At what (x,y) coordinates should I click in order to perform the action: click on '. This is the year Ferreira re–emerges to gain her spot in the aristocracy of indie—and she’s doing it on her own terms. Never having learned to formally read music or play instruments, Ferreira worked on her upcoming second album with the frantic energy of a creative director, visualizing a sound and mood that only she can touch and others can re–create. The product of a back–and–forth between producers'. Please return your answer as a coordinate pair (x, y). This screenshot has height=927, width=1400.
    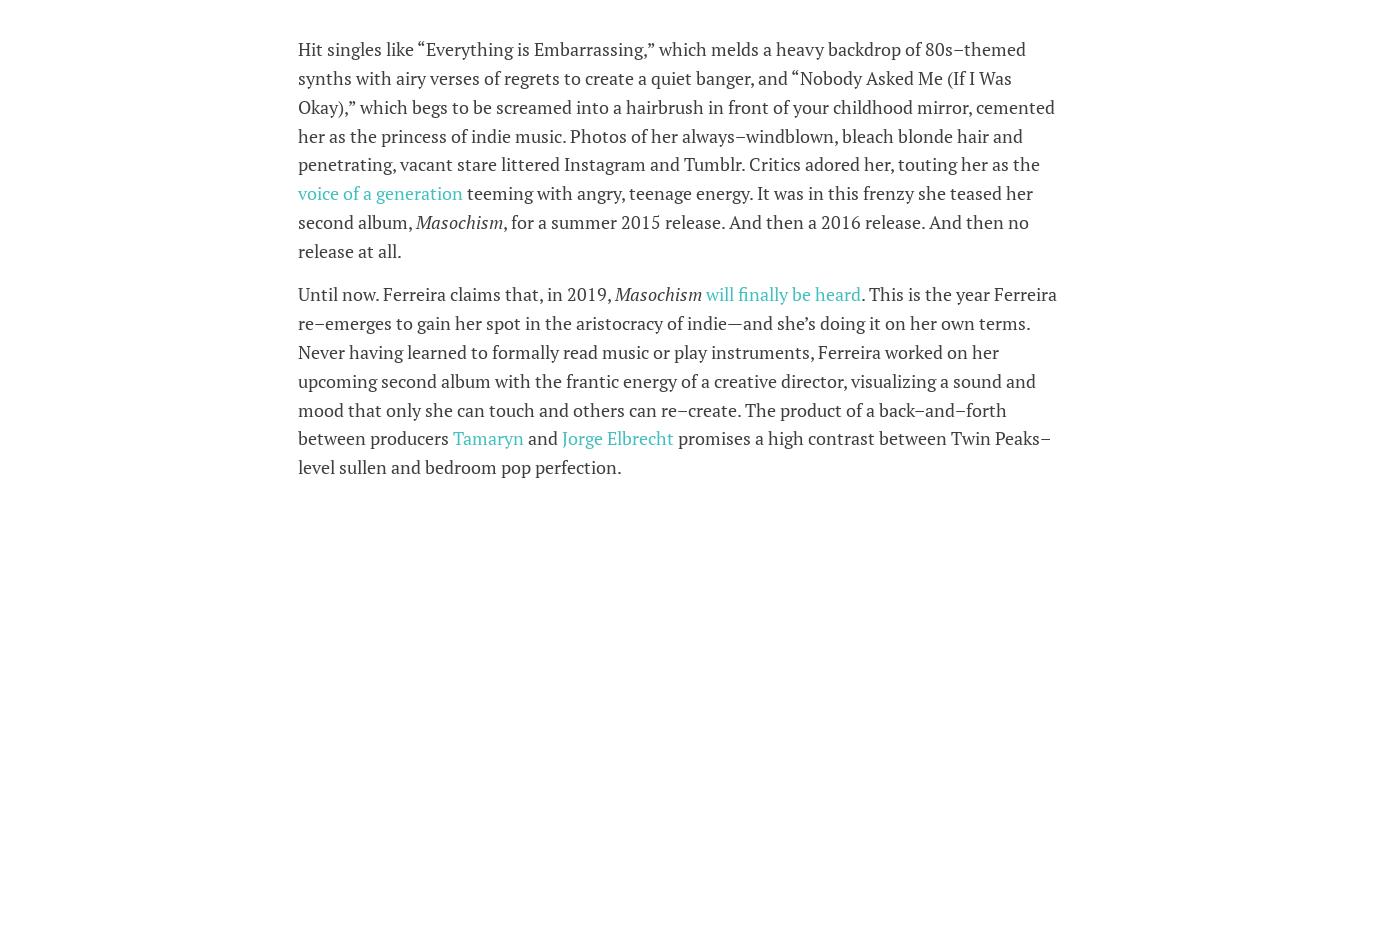
    Looking at the image, I should click on (676, 364).